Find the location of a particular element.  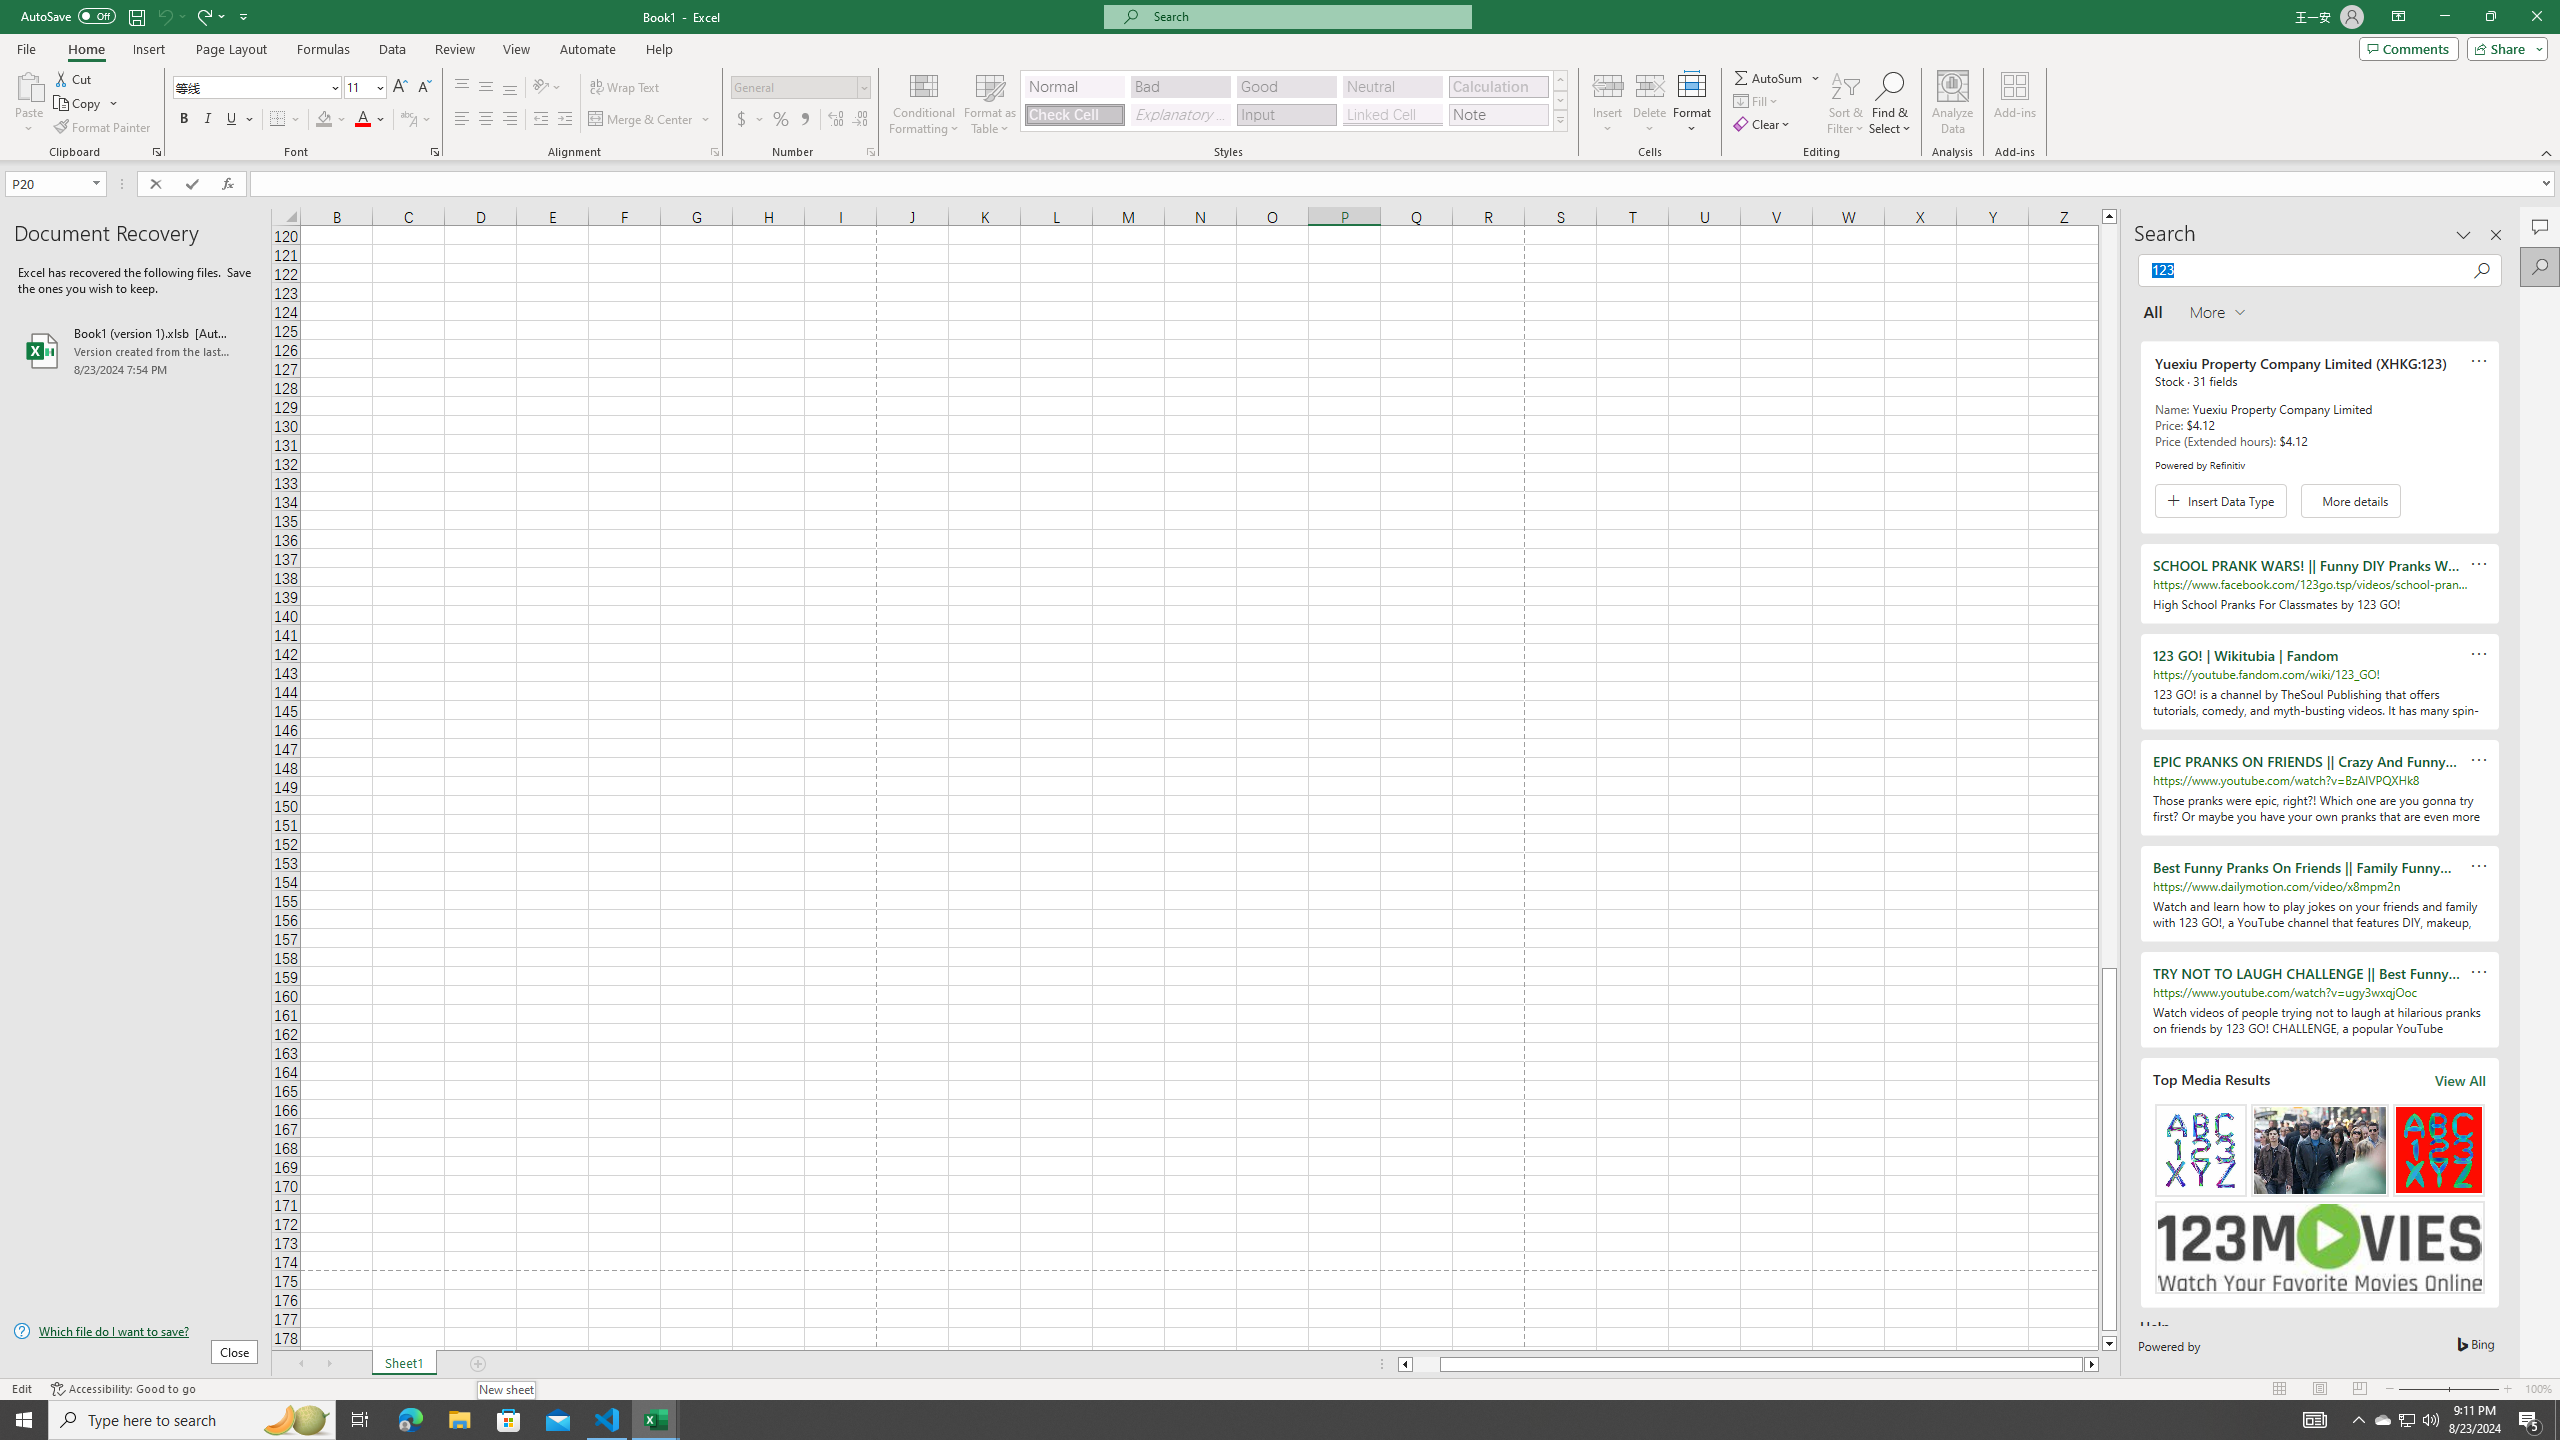

'Wrap Text' is located at coordinates (624, 87).